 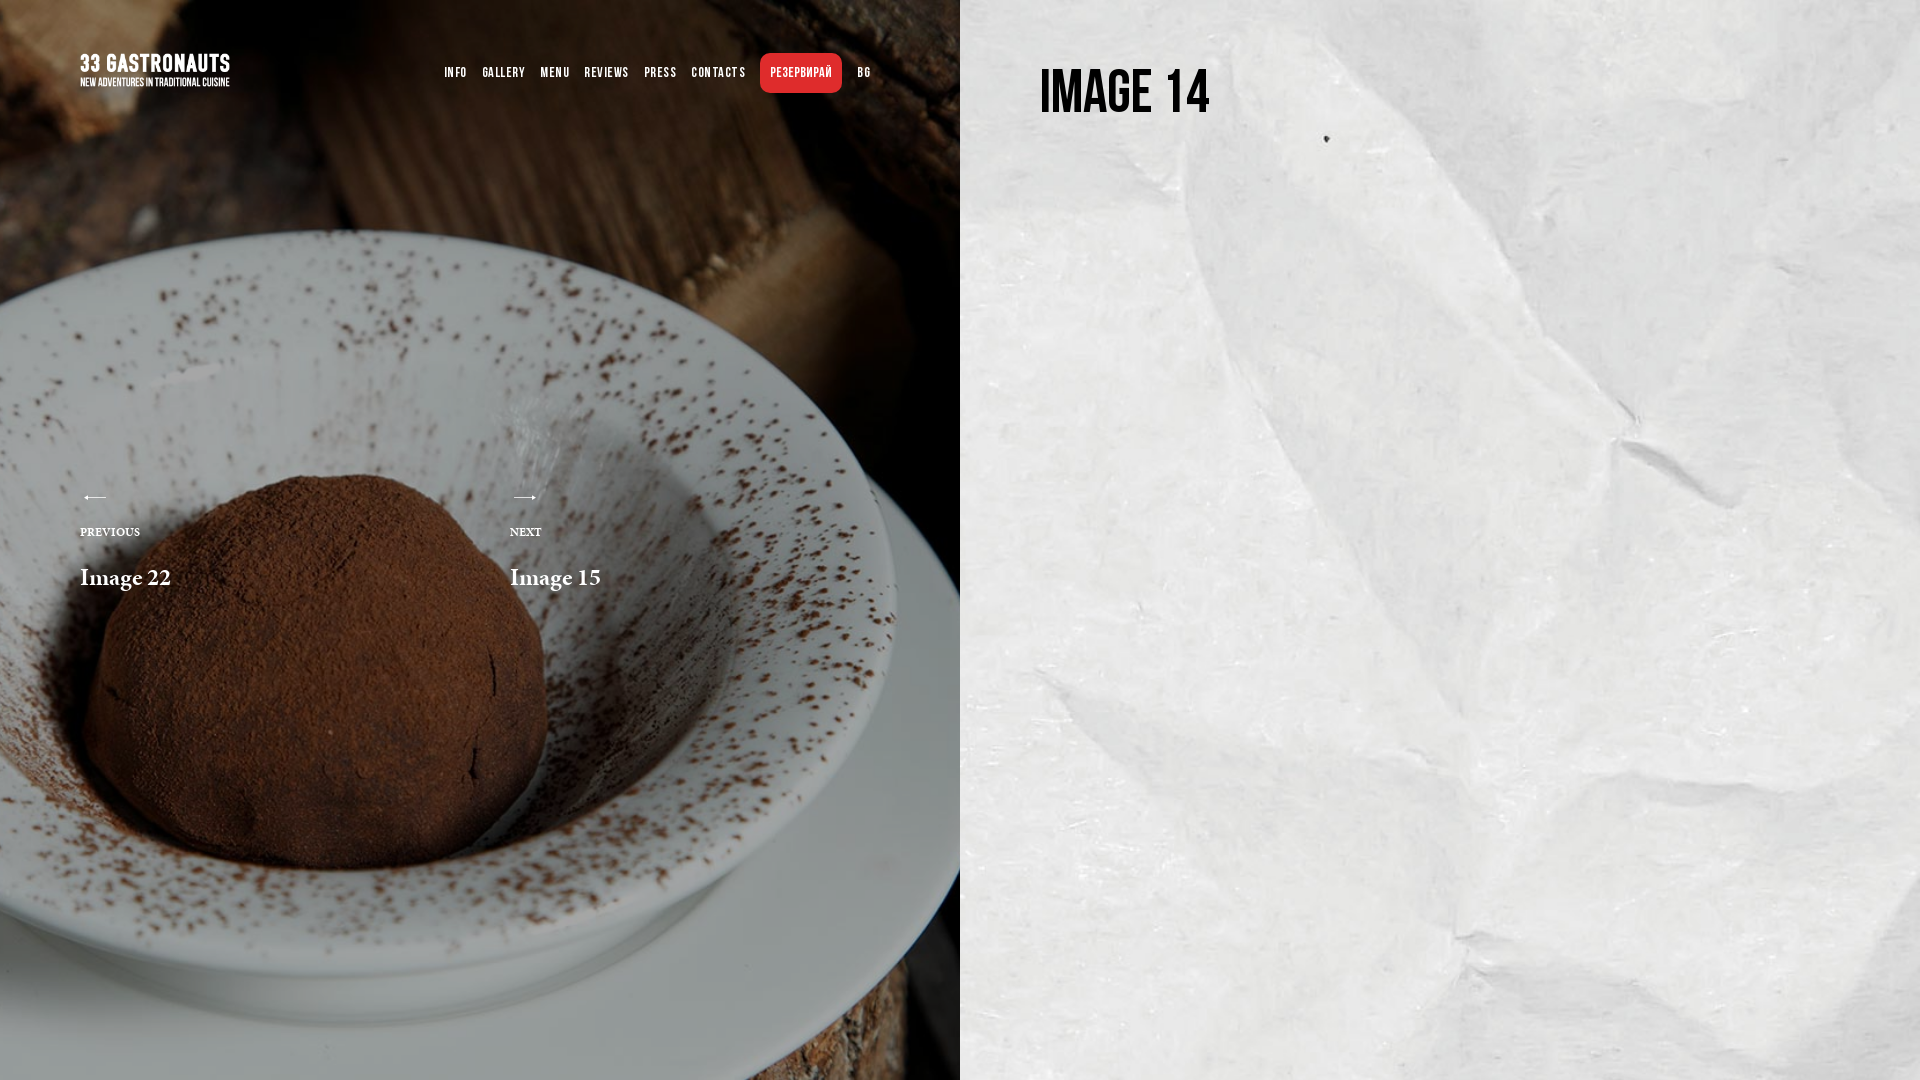 What do you see at coordinates (0, 0) in the screenshot?
I see `'Skip to content'` at bounding box center [0, 0].